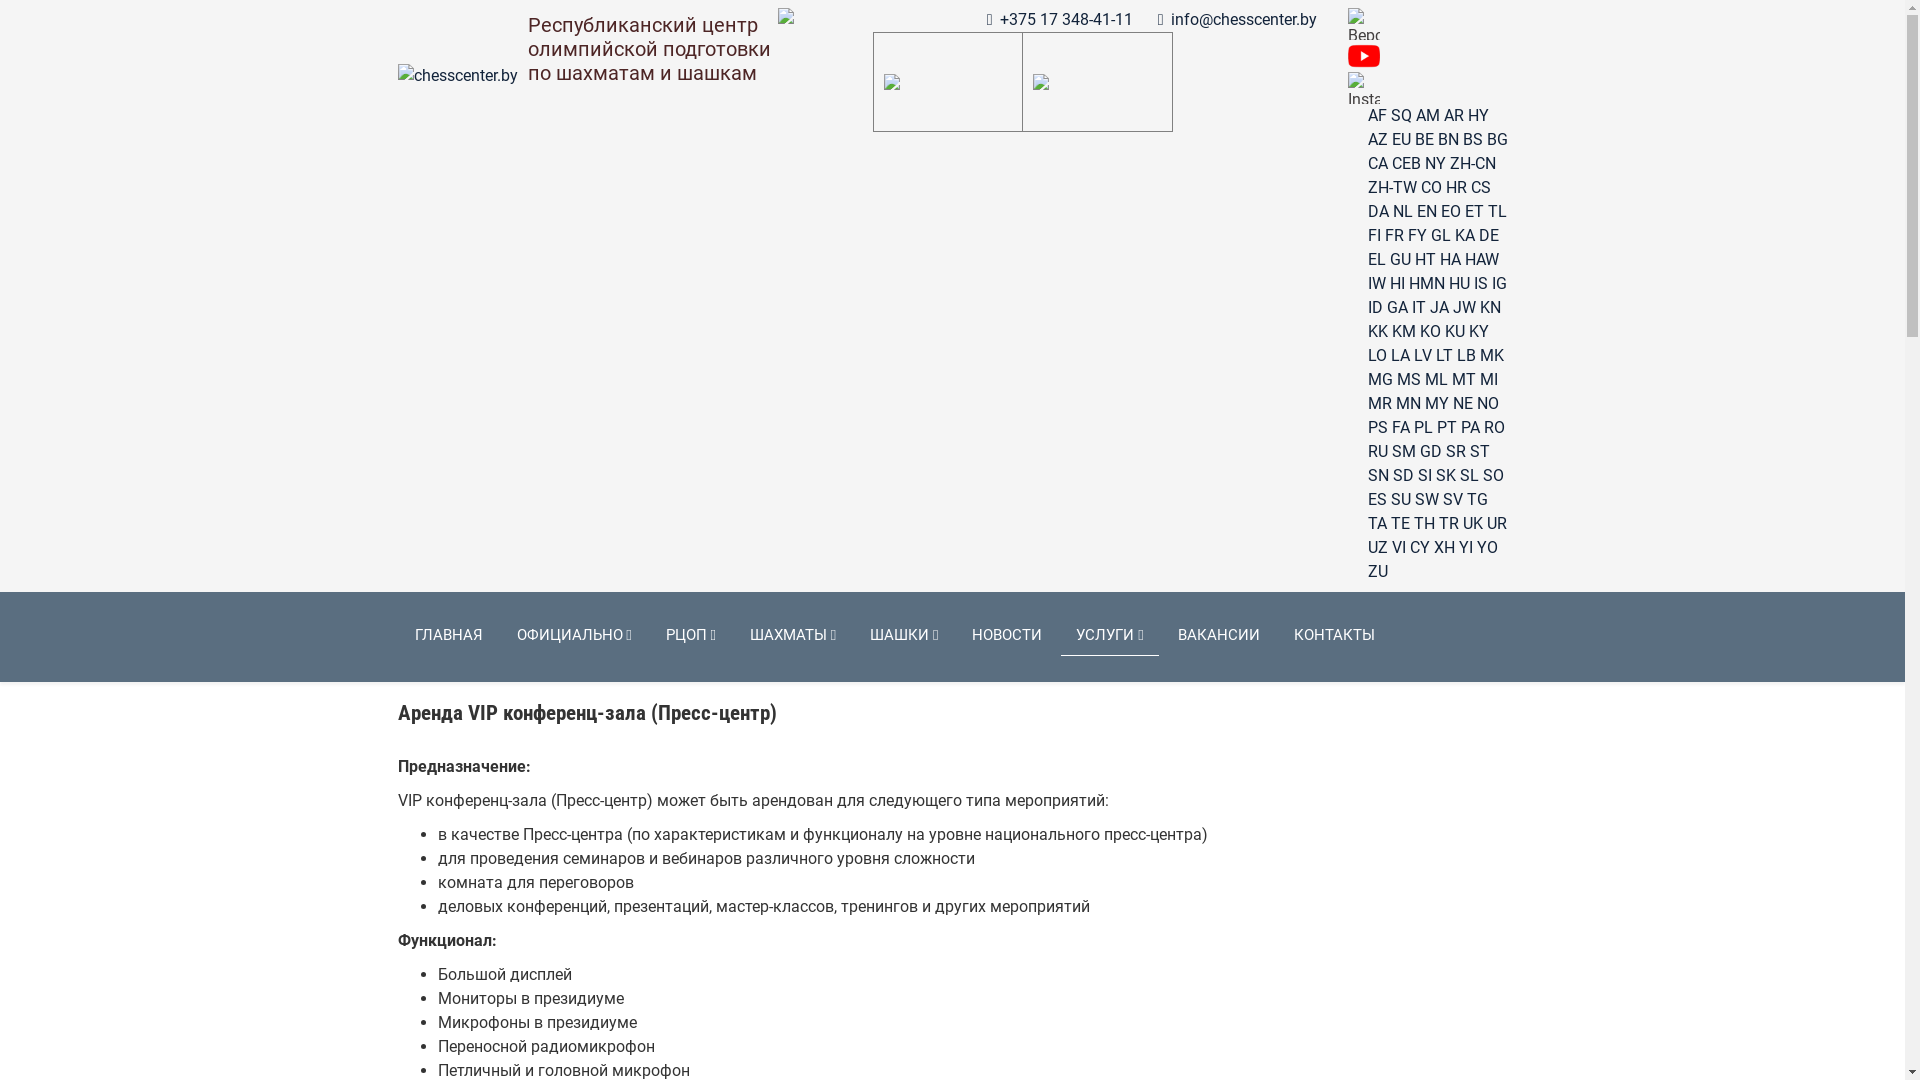 This screenshot has height=1080, width=1920. What do you see at coordinates (1419, 451) in the screenshot?
I see `'GD'` at bounding box center [1419, 451].